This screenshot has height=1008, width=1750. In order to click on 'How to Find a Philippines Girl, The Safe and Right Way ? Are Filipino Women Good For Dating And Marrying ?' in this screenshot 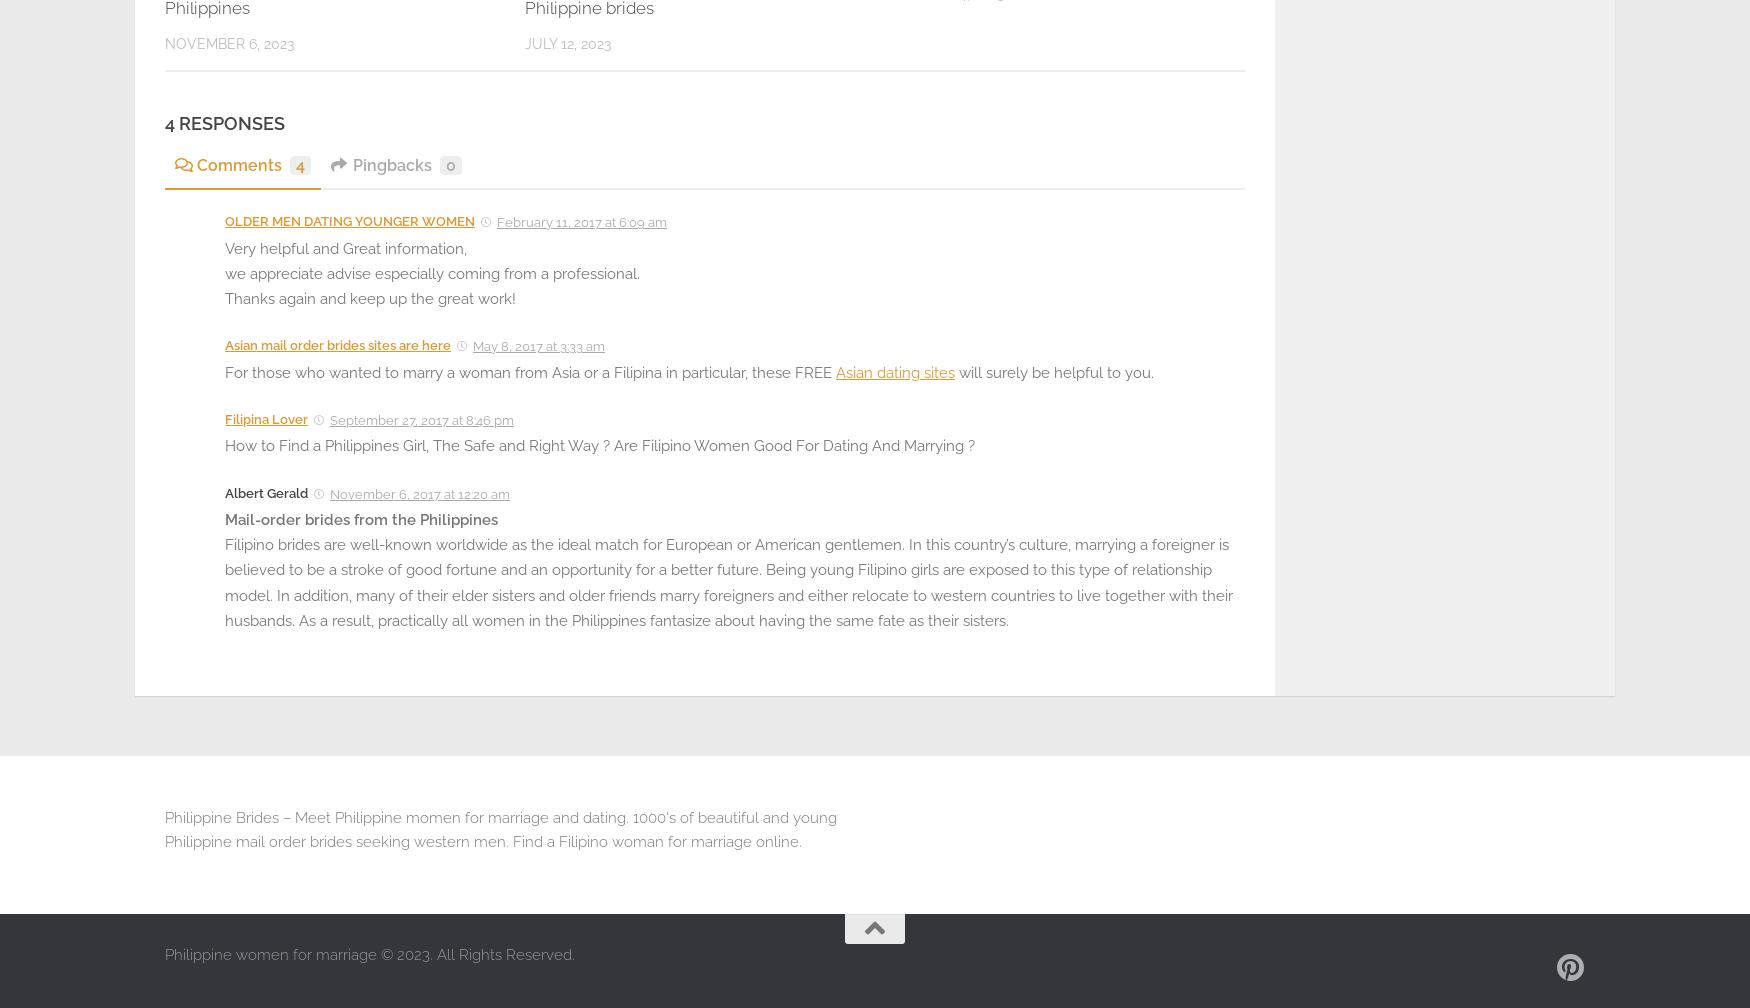, I will do `click(225, 445)`.